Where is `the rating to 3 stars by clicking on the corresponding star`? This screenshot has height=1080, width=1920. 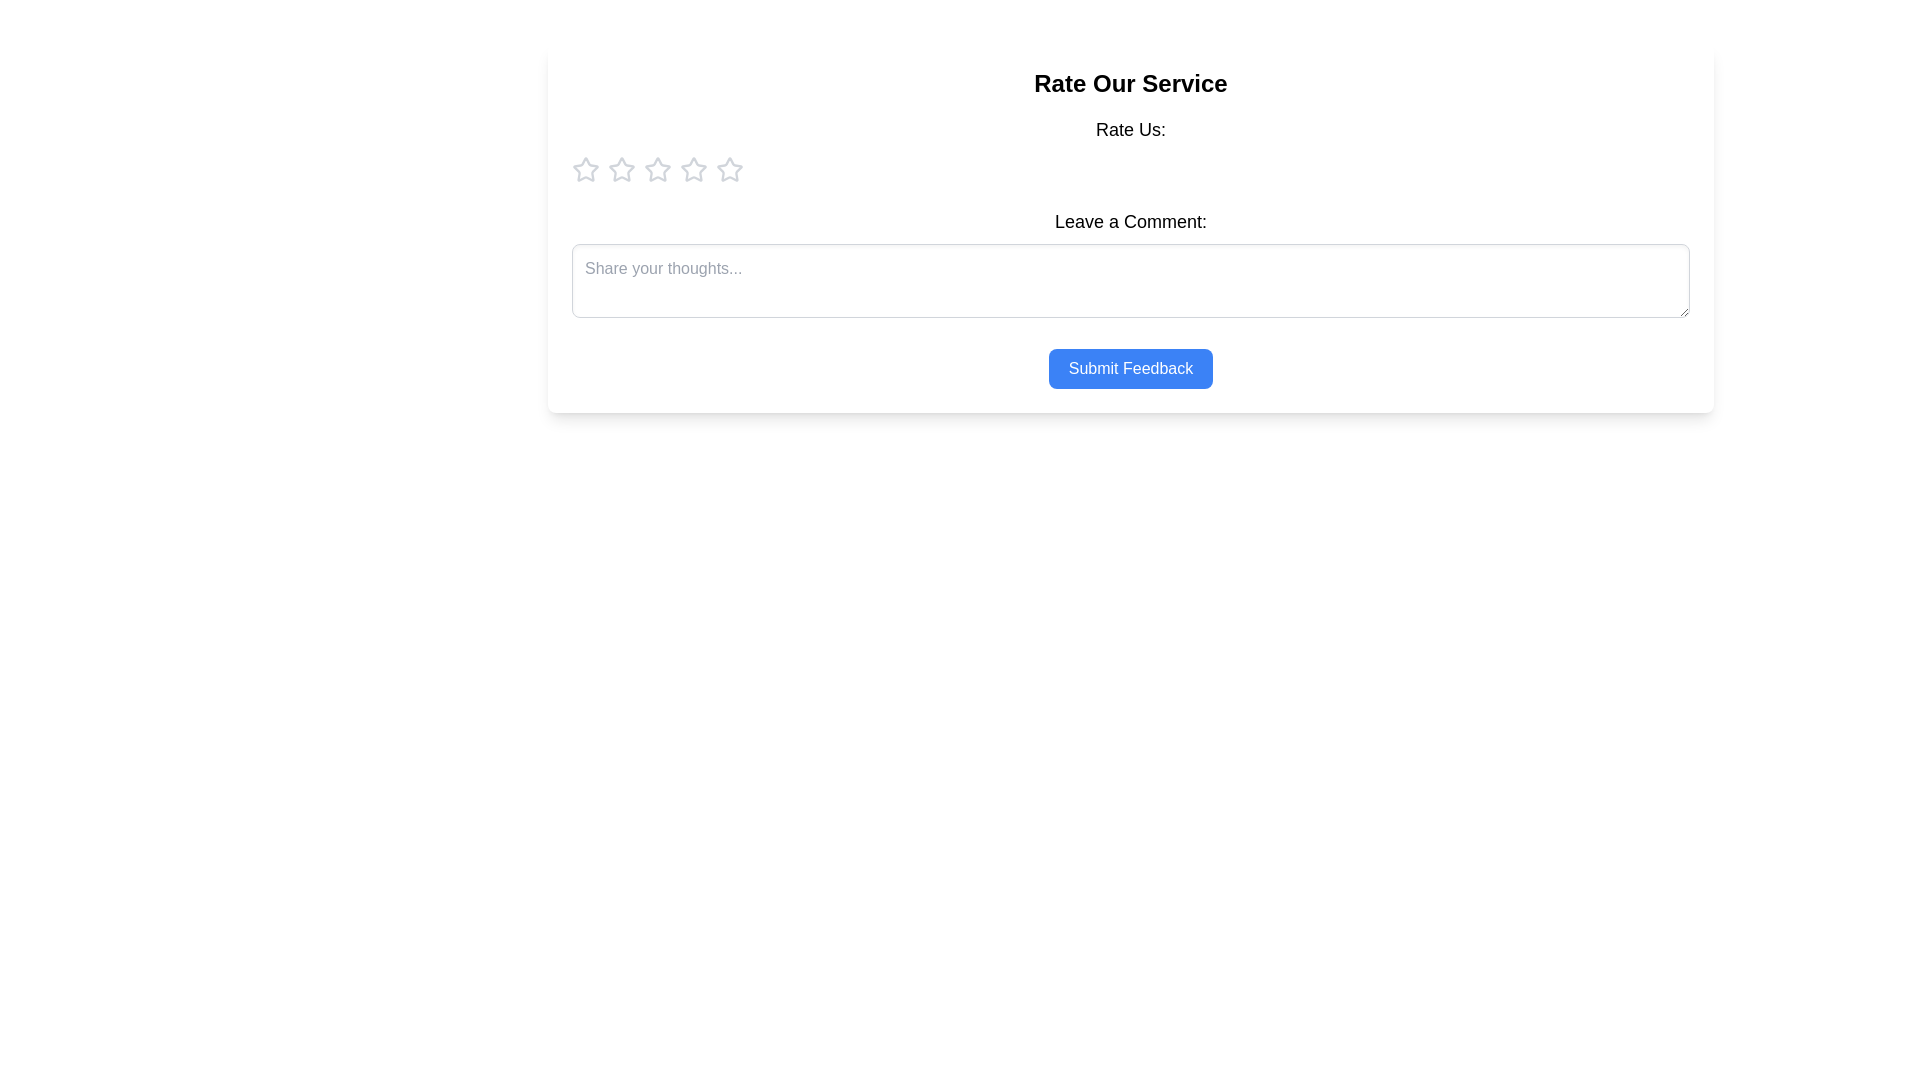
the rating to 3 stars by clicking on the corresponding star is located at coordinates (657, 168).